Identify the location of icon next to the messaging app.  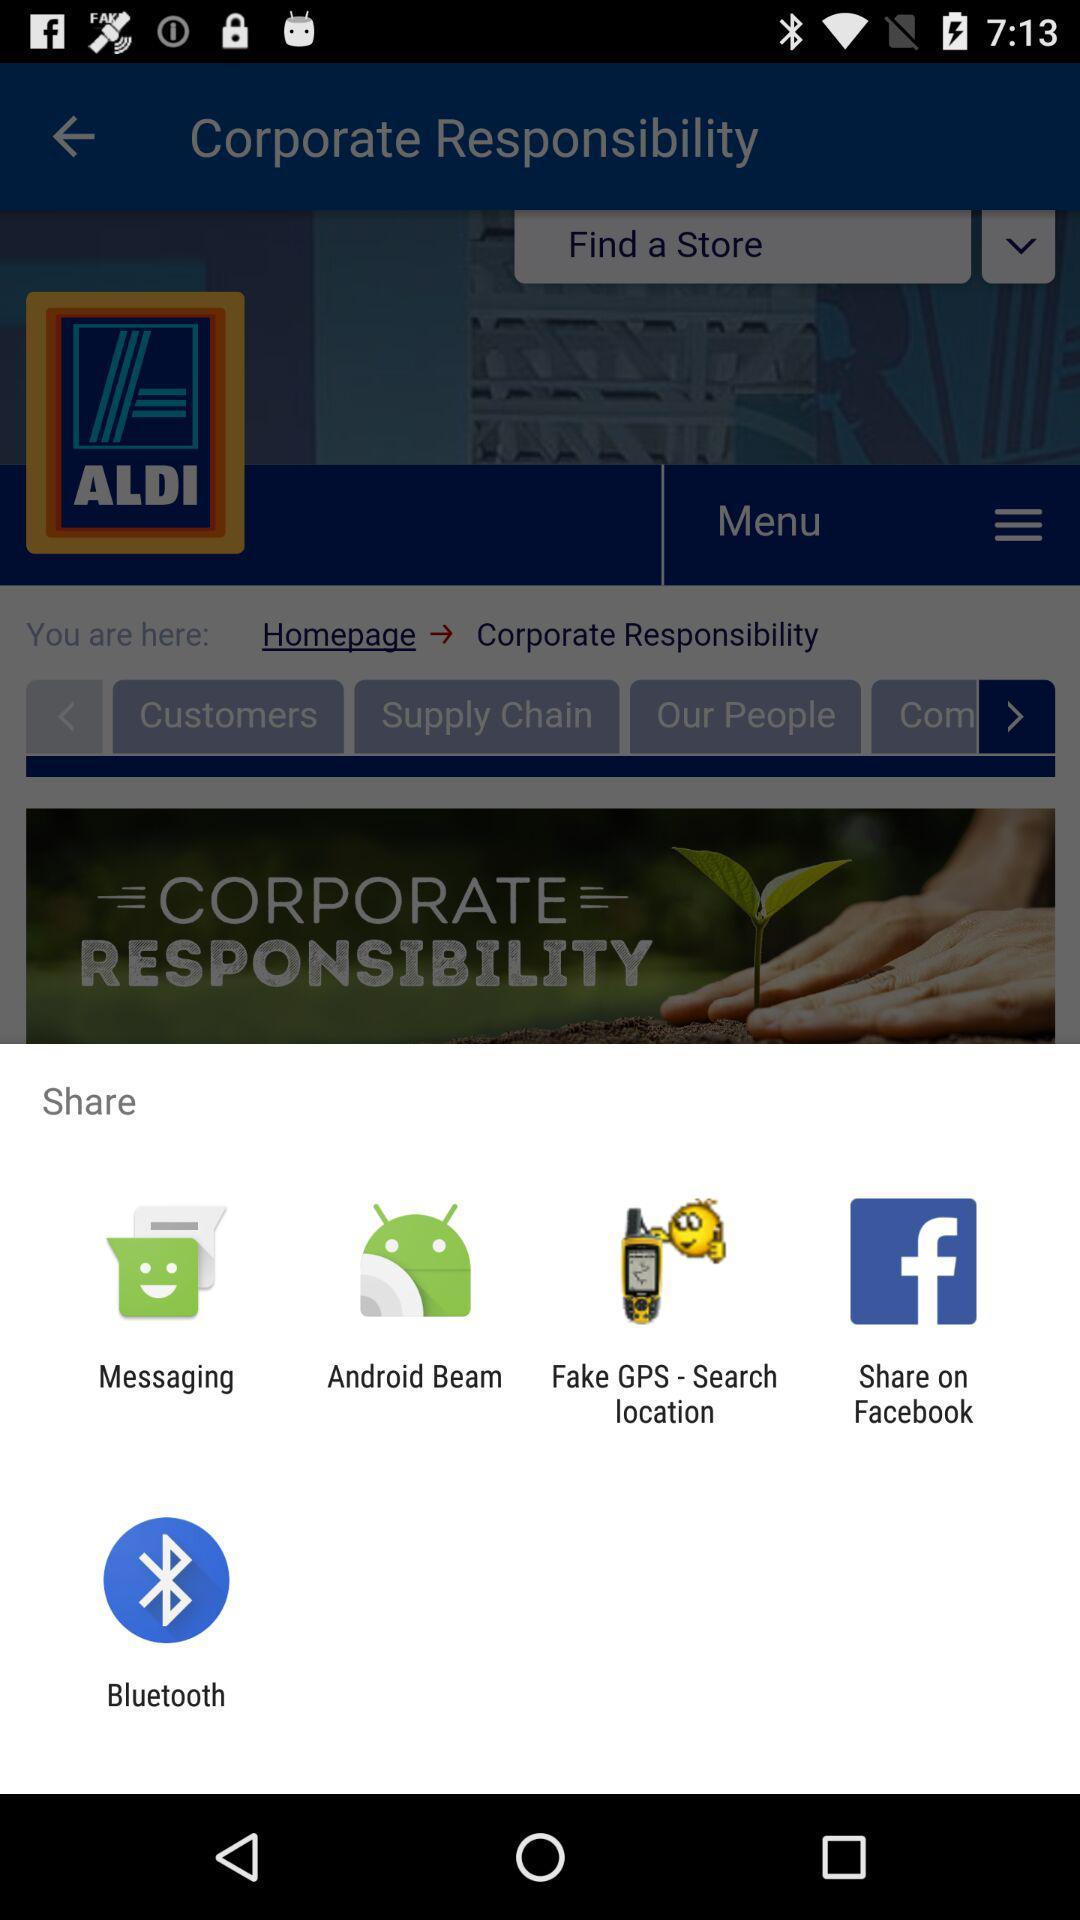
(414, 1392).